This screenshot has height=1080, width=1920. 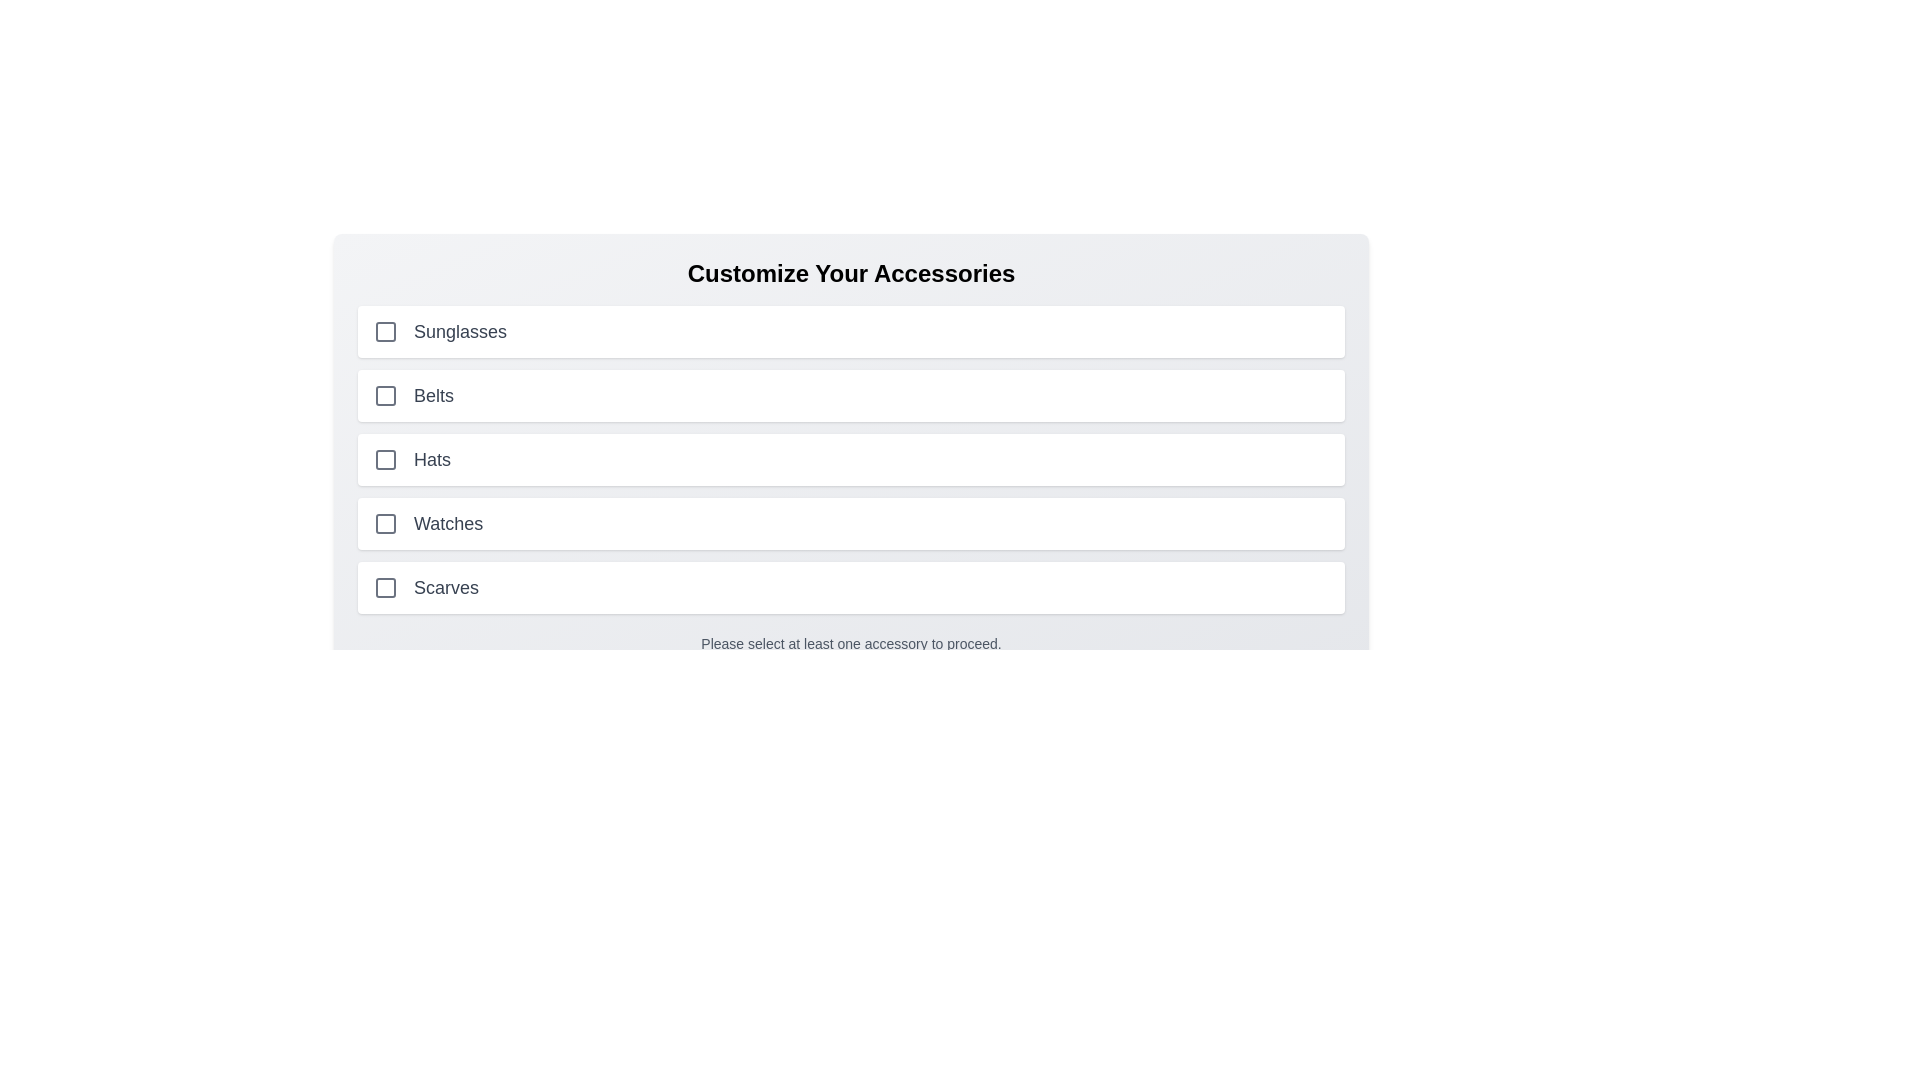 I want to click on the checkbox for the 'Sunglasses' option, so click(x=385, y=330).